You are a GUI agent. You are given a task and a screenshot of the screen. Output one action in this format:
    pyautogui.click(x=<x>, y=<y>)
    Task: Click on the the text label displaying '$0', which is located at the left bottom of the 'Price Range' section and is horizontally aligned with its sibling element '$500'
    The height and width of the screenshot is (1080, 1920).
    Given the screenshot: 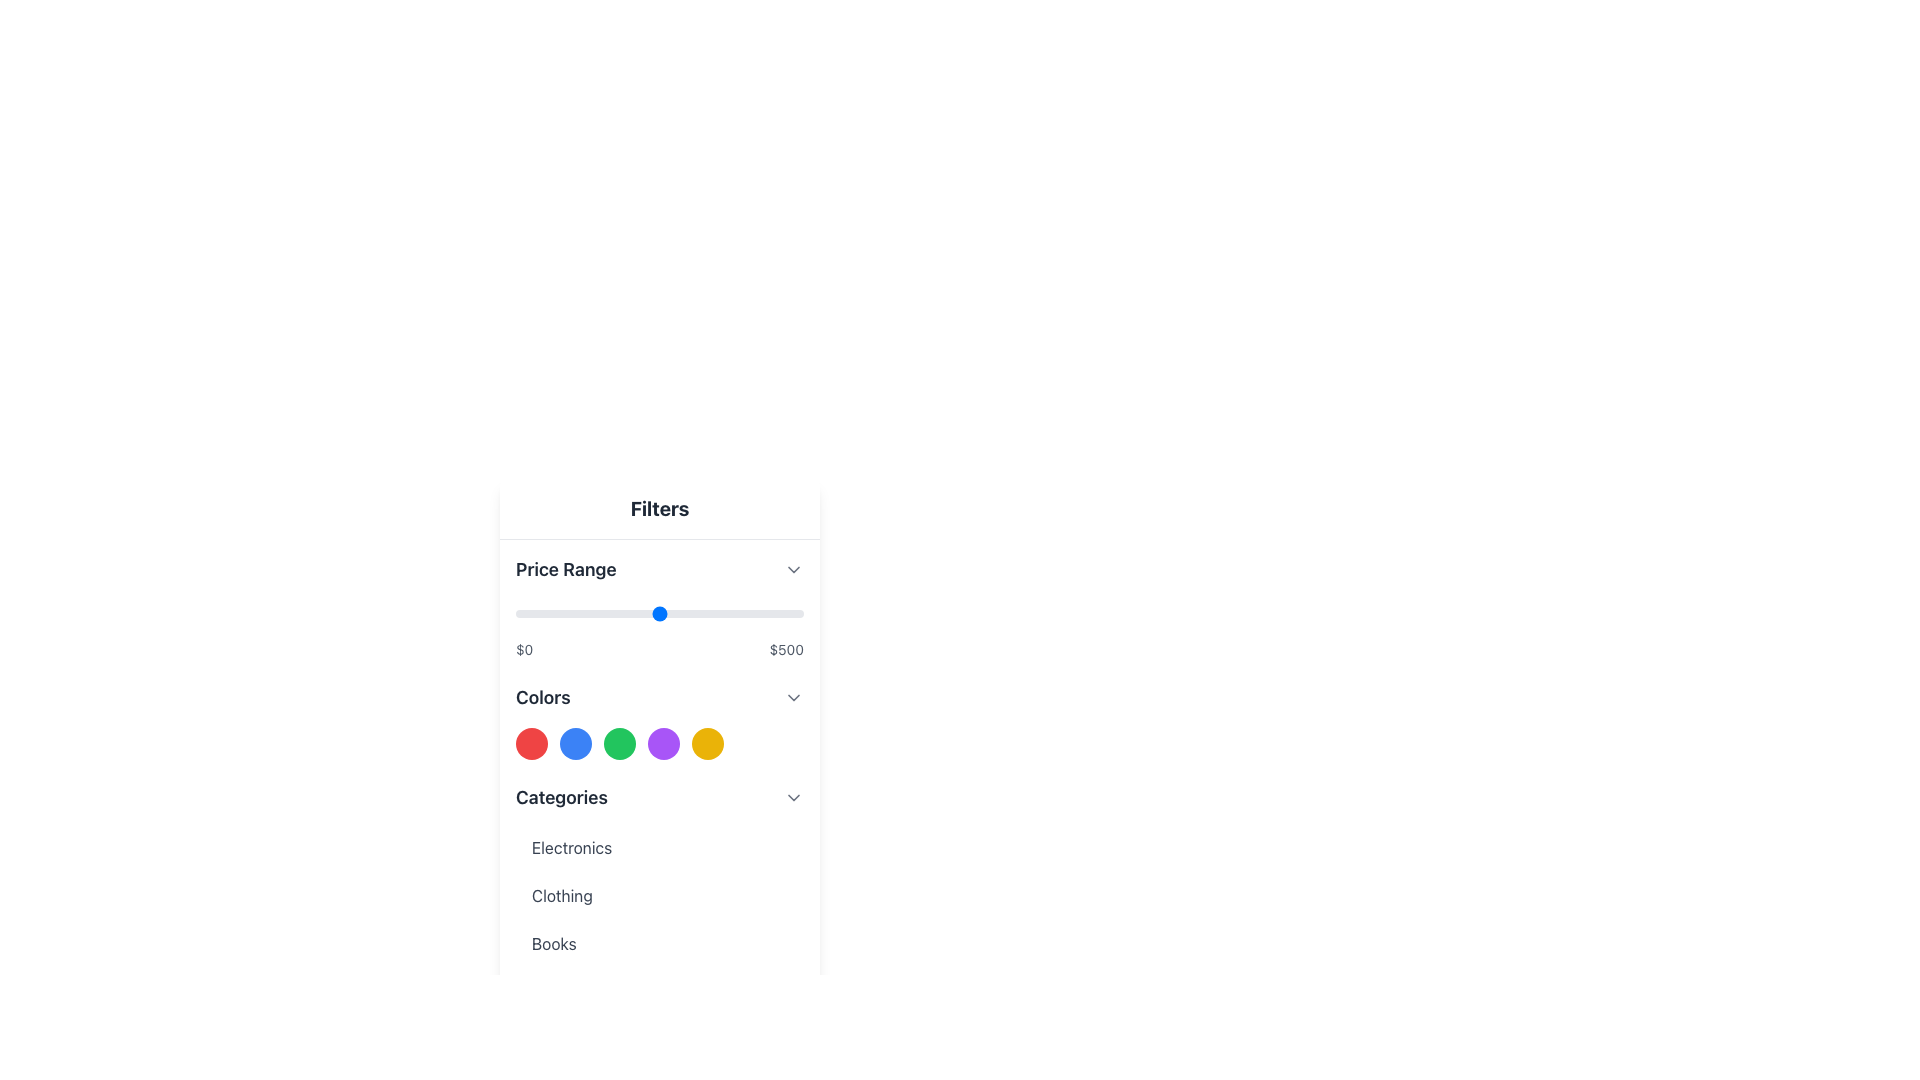 What is the action you would take?
    pyautogui.click(x=524, y=650)
    